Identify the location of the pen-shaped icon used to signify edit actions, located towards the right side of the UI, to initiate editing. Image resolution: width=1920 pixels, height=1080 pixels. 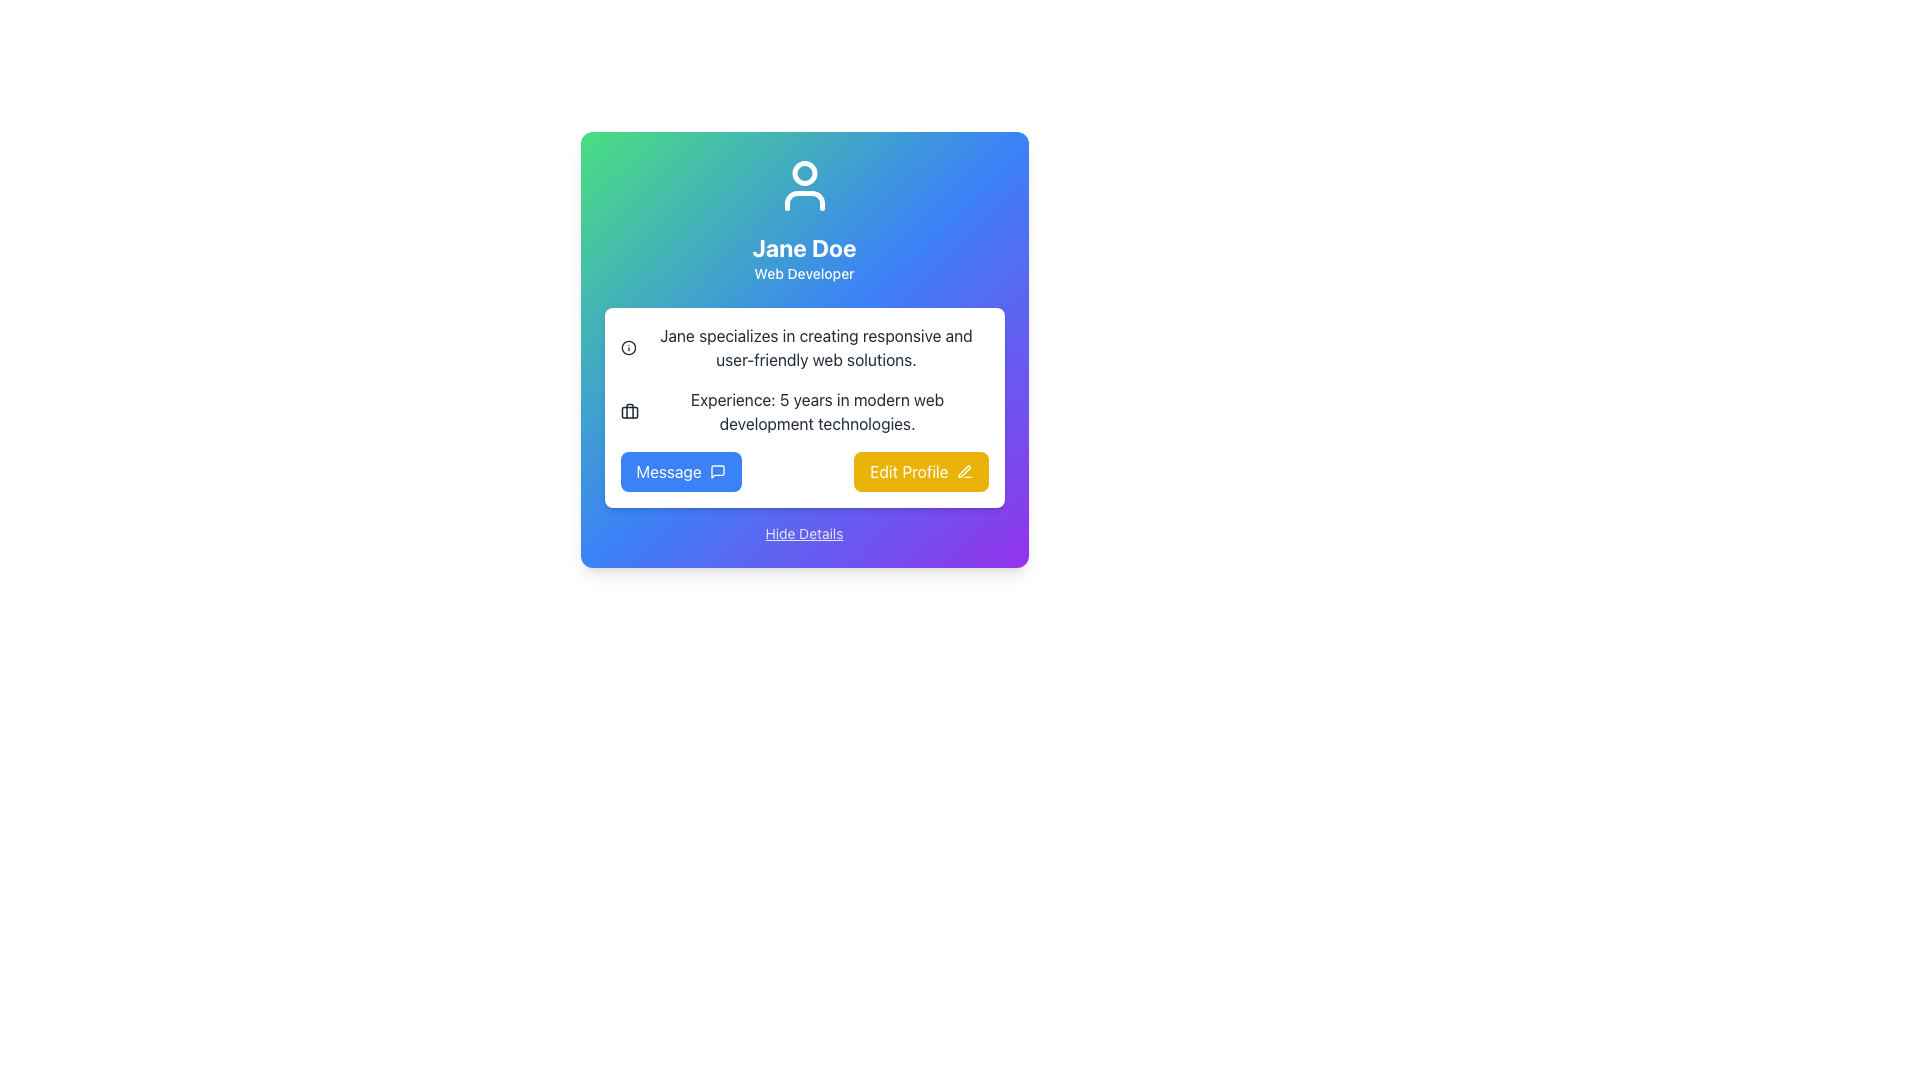
(964, 471).